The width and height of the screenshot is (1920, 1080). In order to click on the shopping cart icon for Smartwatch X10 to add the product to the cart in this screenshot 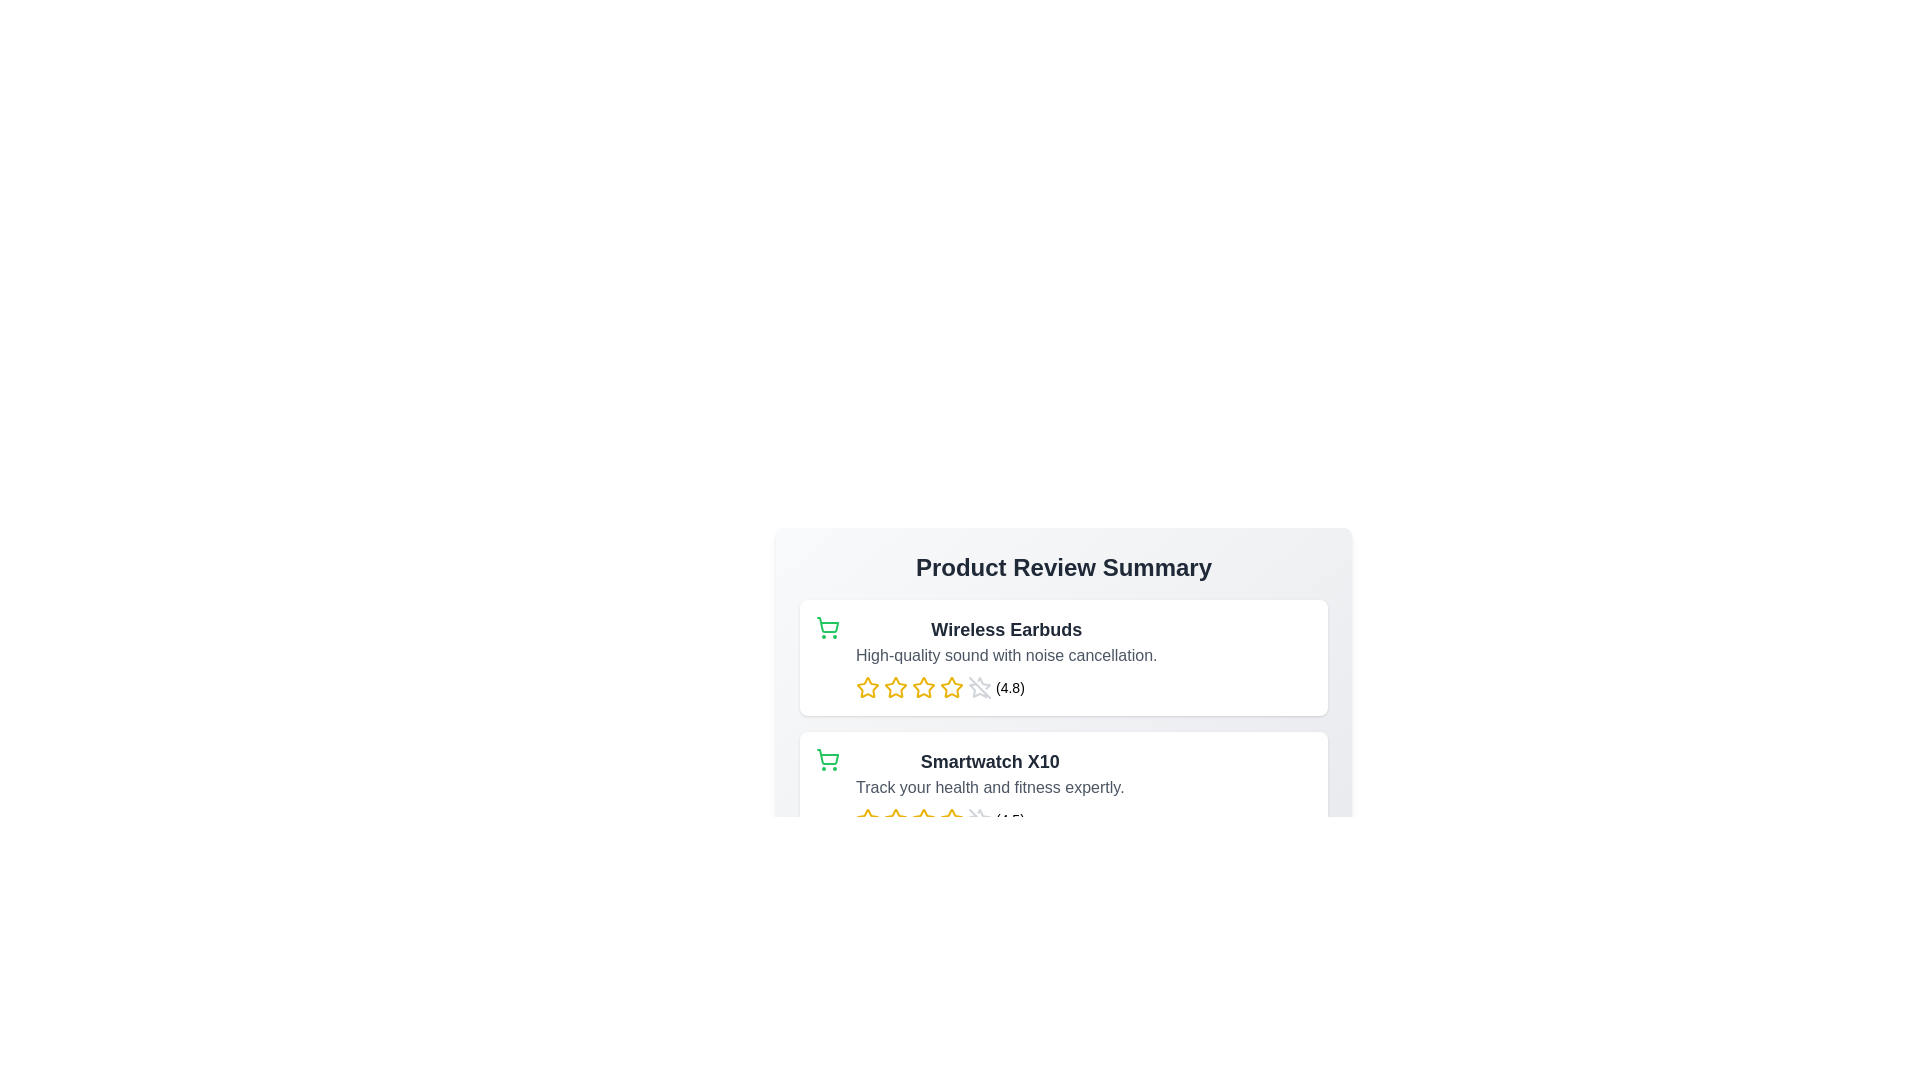, I will do `click(828, 759)`.